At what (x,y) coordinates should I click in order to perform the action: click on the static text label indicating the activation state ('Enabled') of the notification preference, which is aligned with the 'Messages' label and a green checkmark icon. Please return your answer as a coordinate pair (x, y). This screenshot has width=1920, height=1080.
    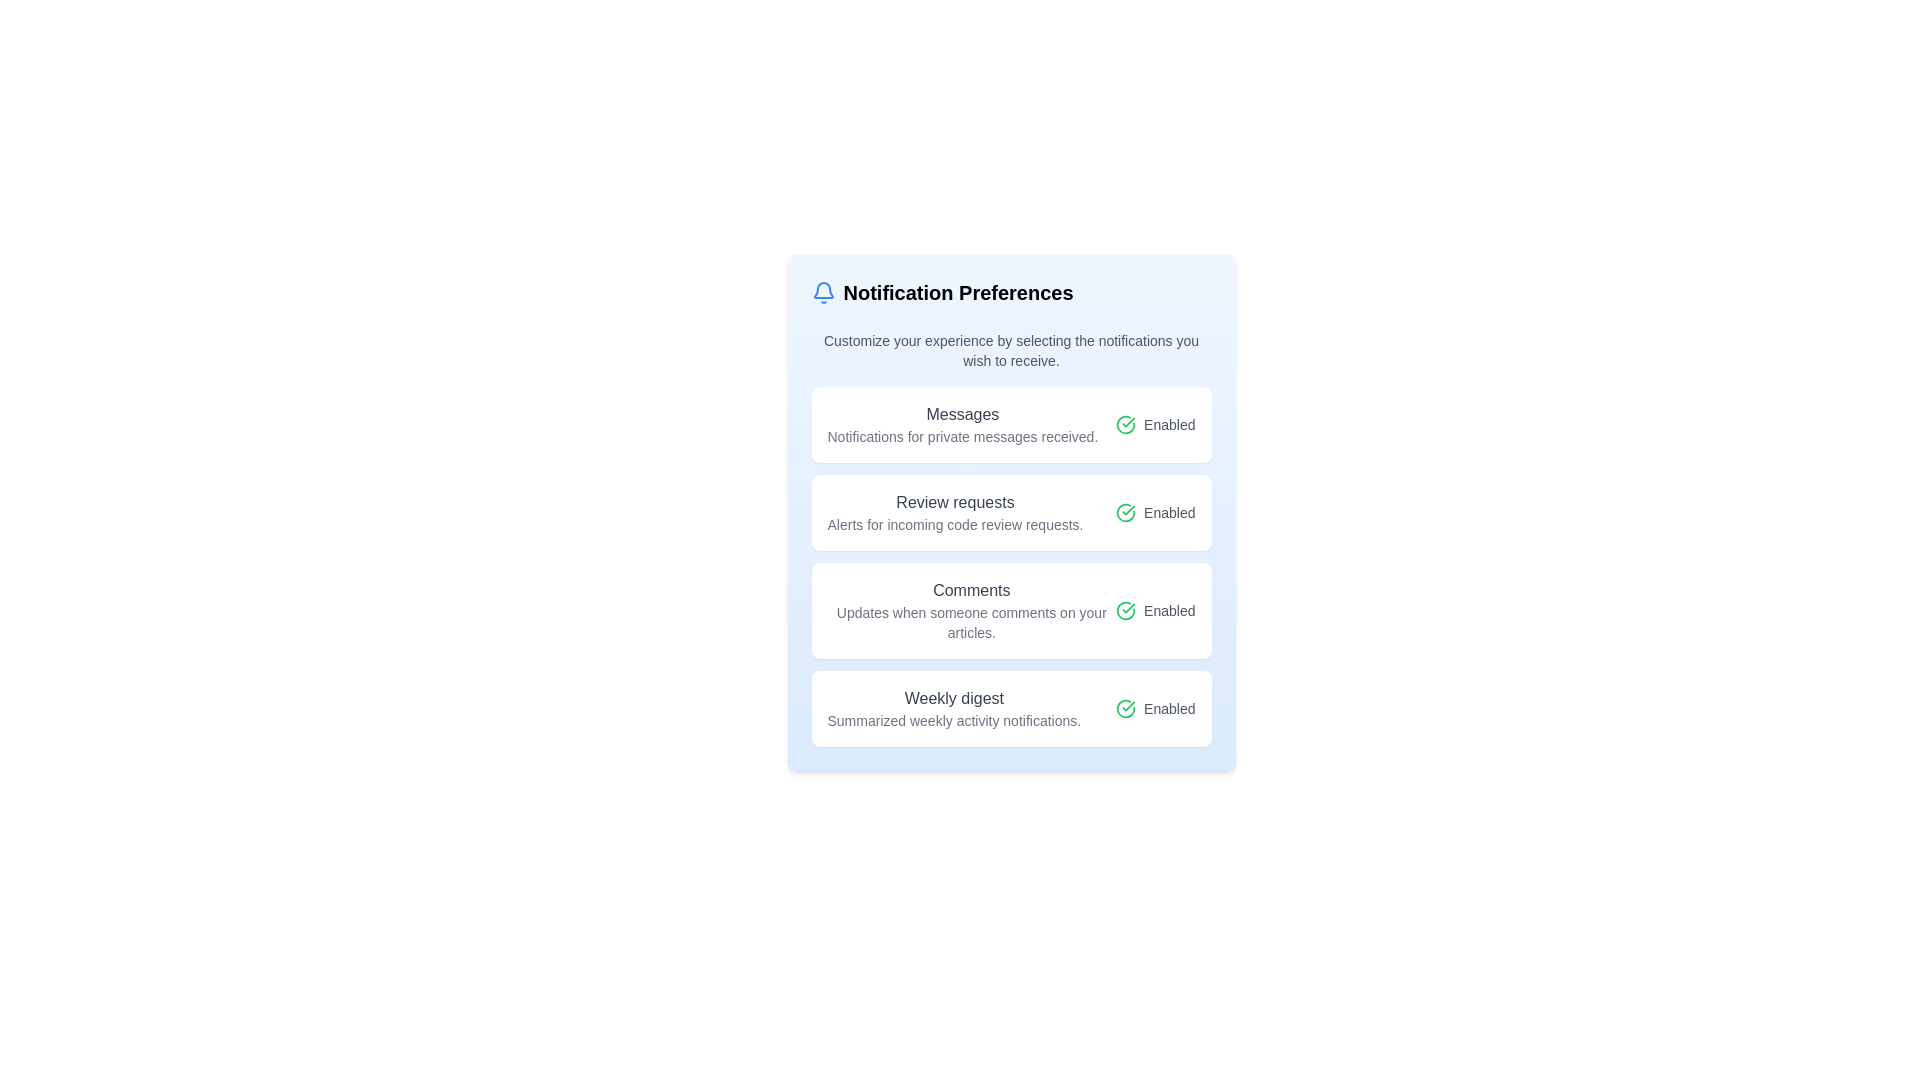
    Looking at the image, I should click on (1169, 423).